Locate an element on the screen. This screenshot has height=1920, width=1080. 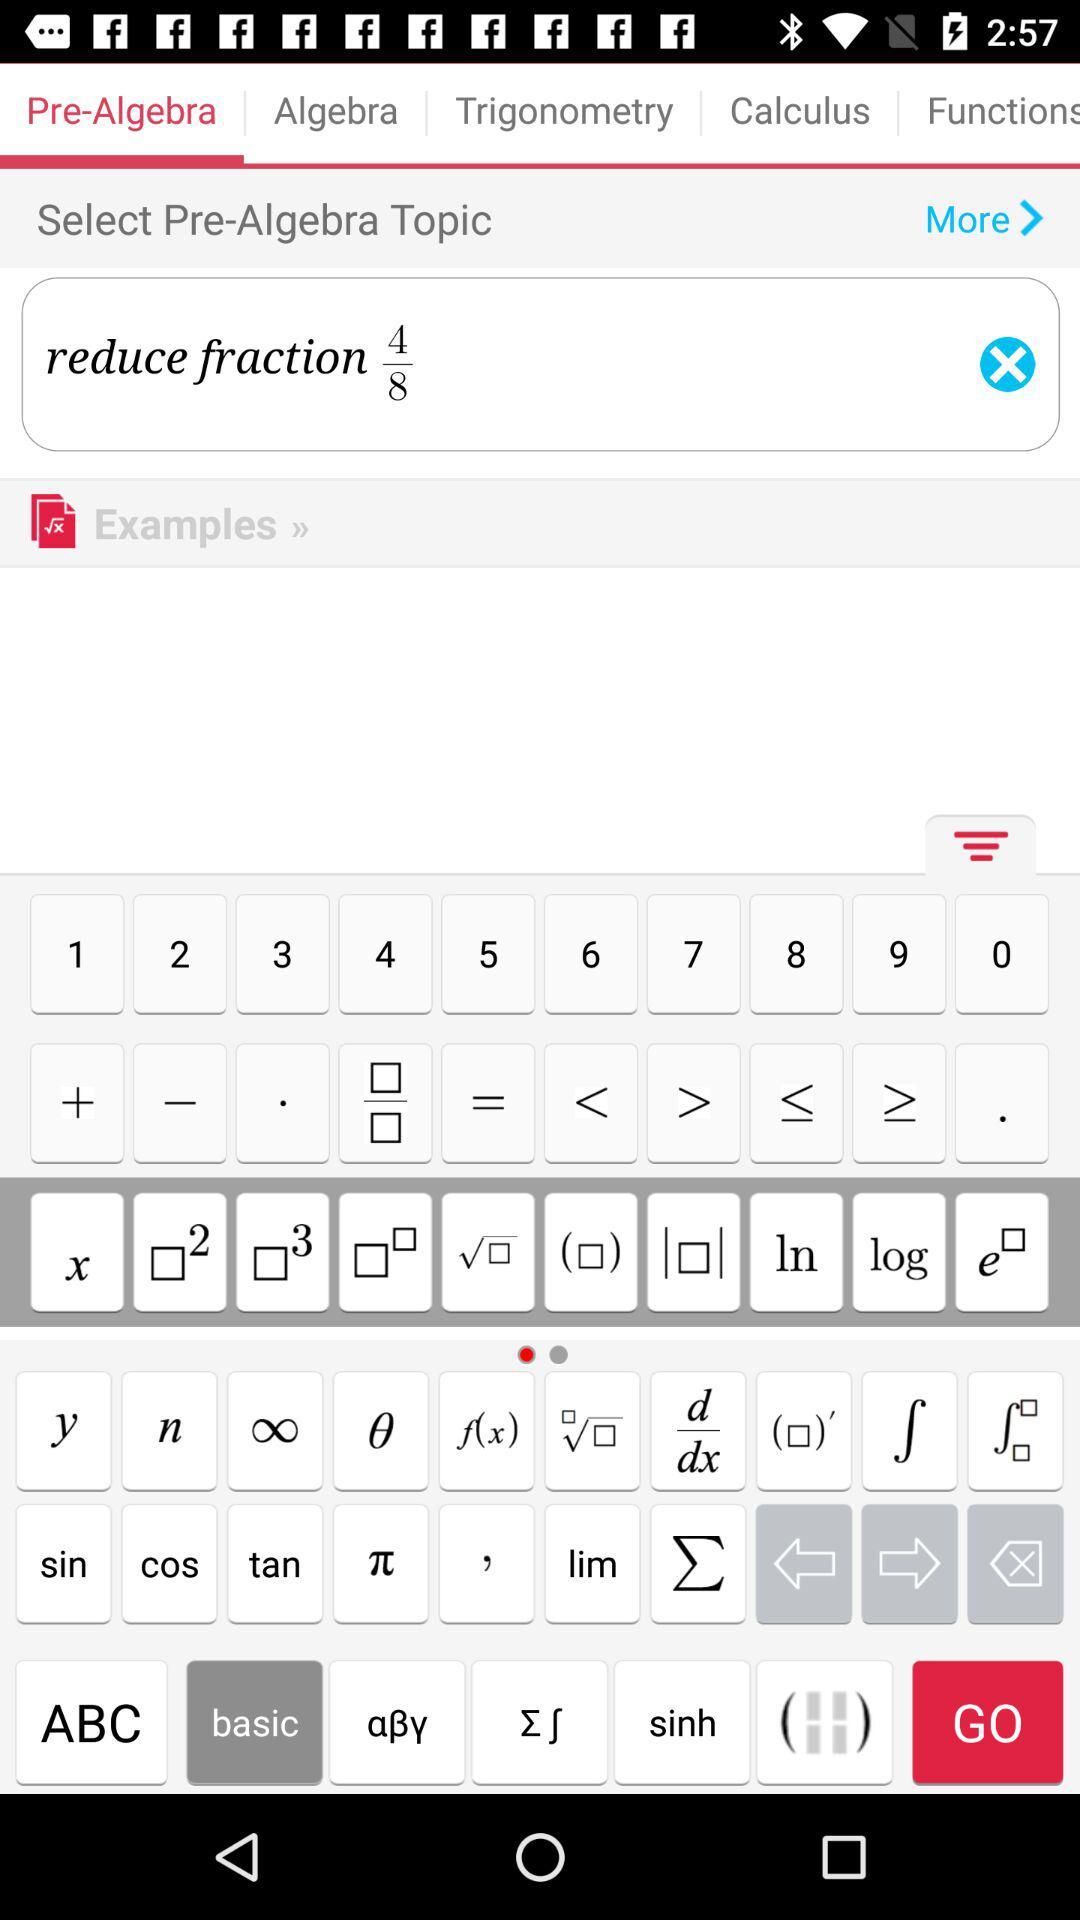
less then sign is located at coordinates (589, 1101).